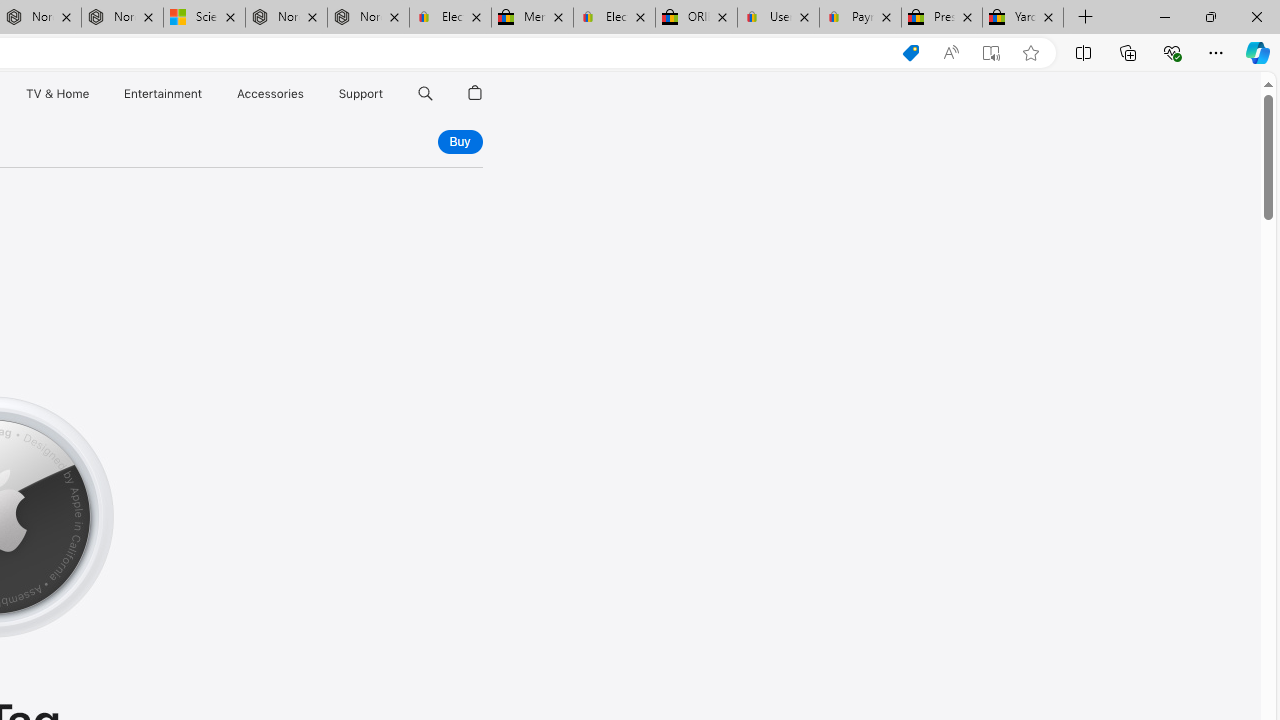  I want to click on 'Nordace - FAQ', so click(368, 17).